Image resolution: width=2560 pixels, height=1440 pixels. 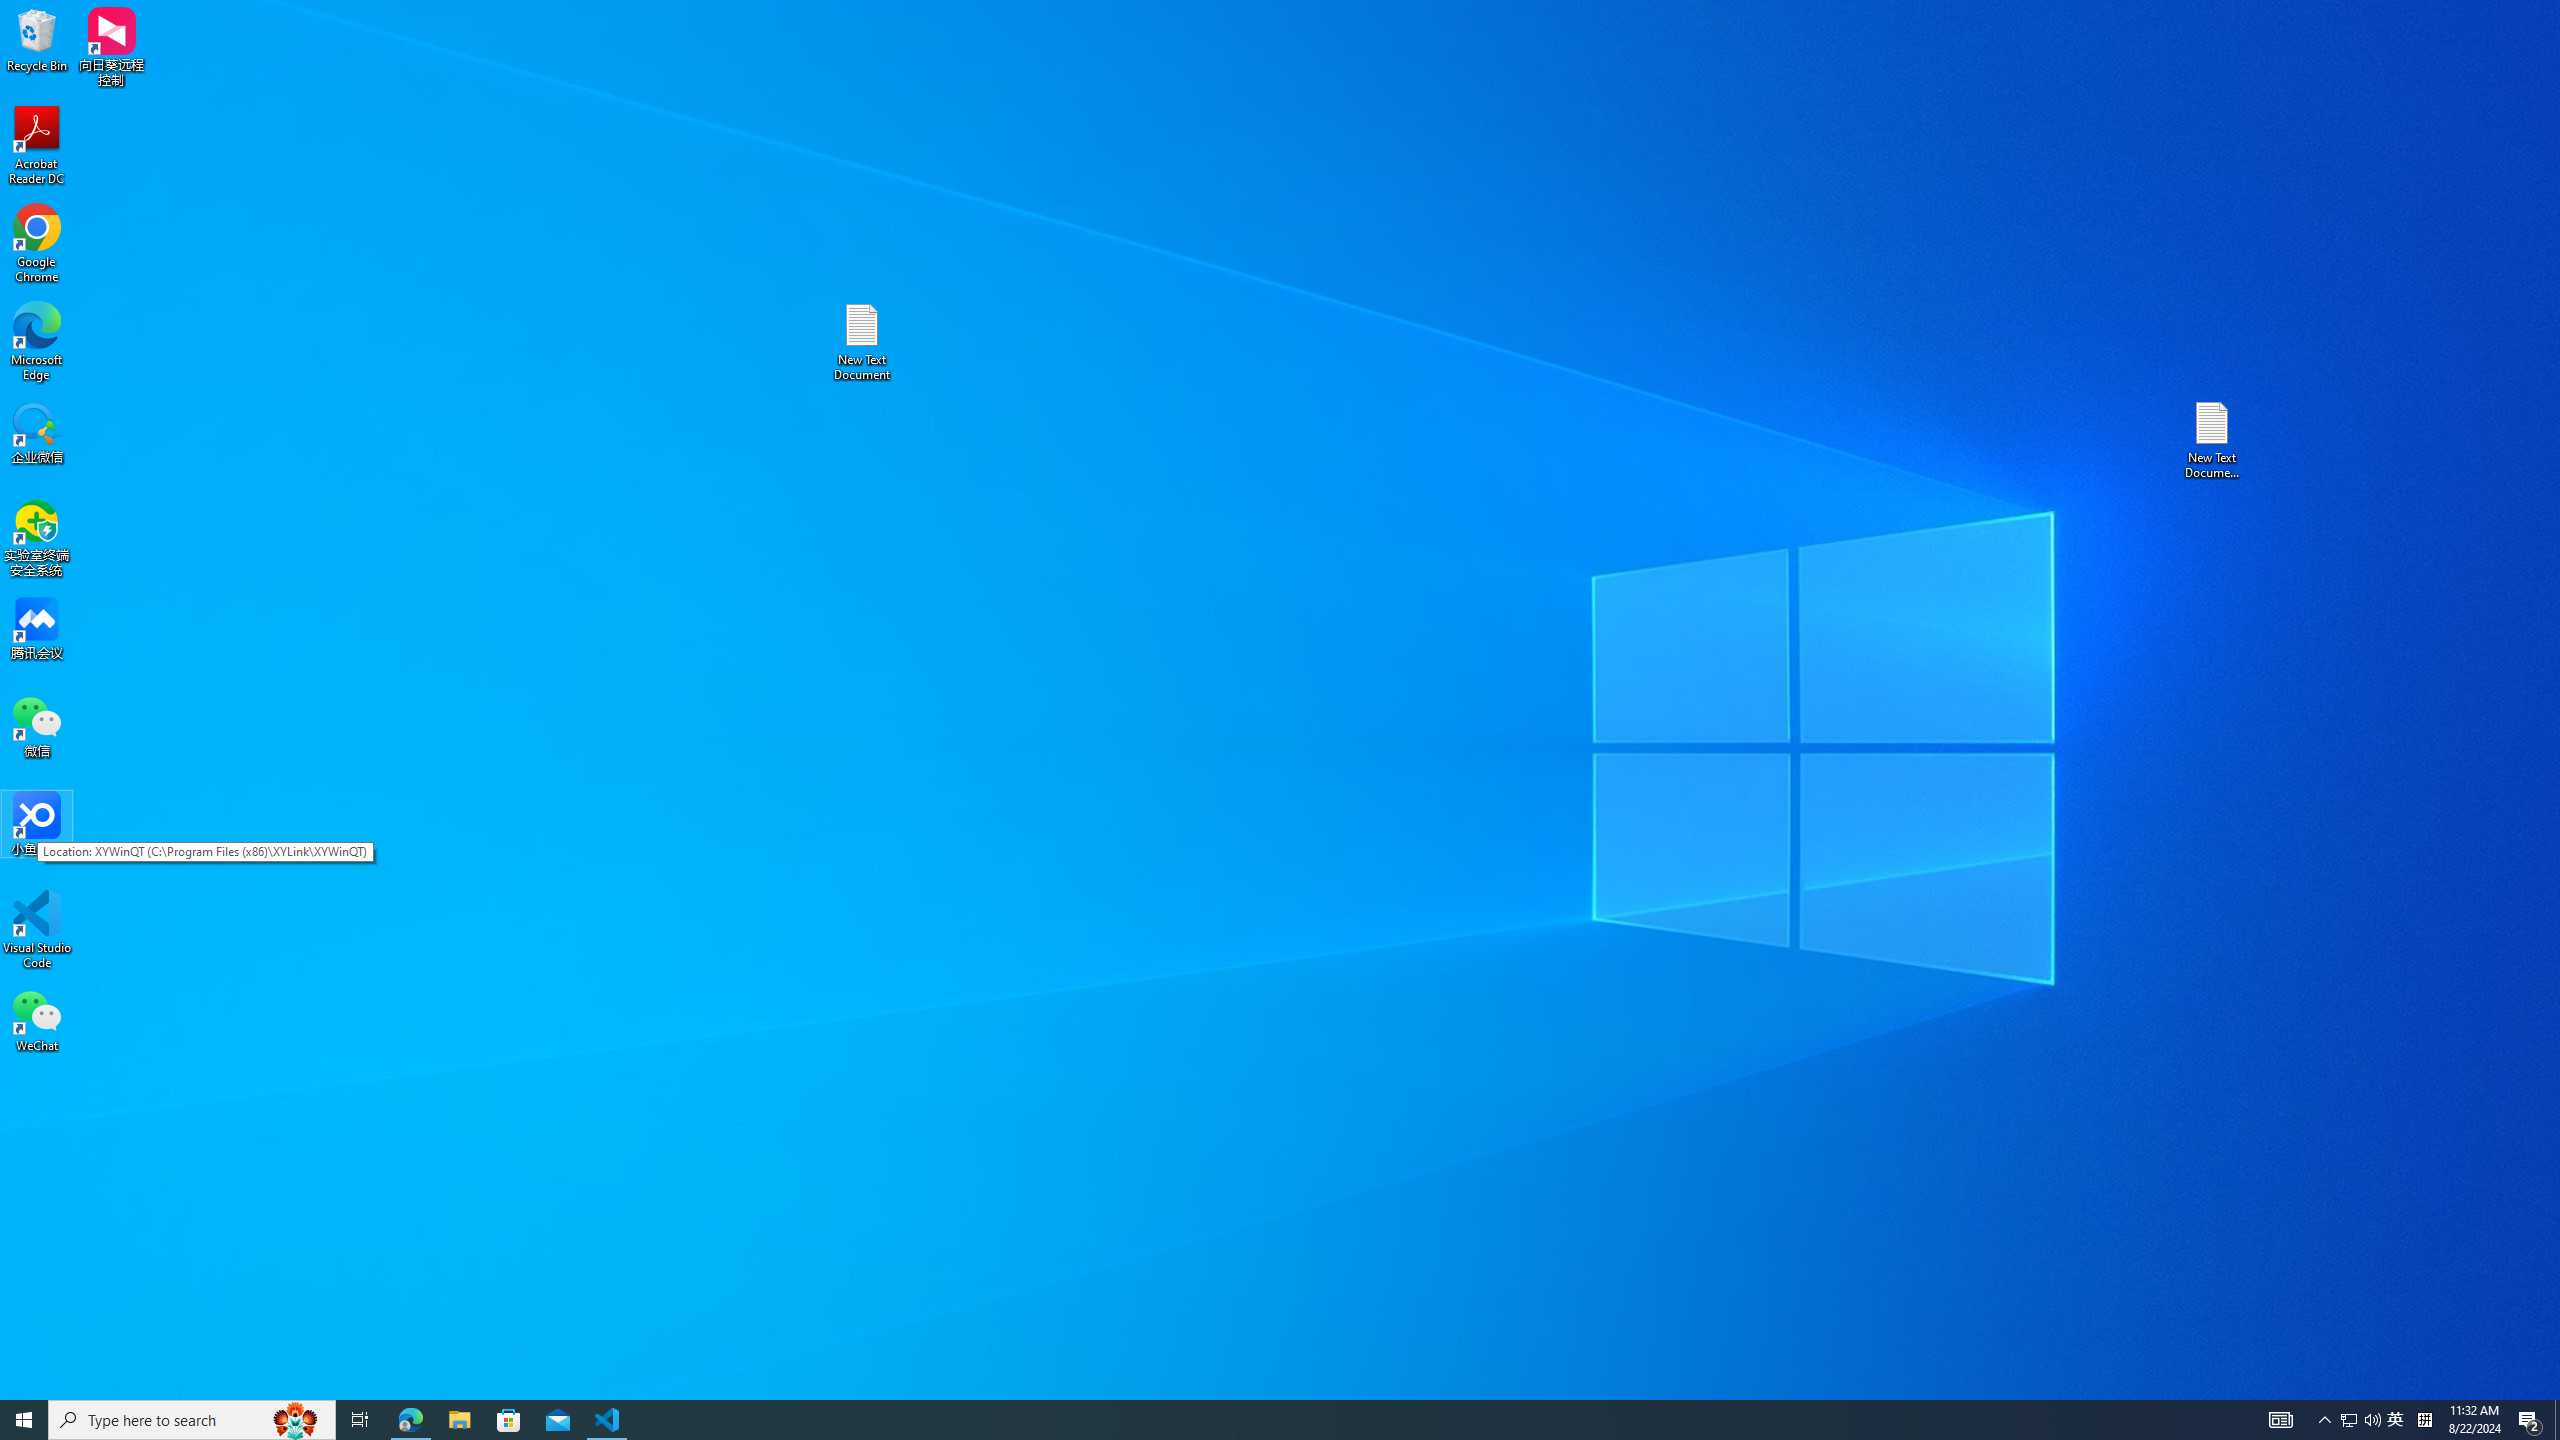 I want to click on 'Visual Studio Code - 1 running window', so click(x=607, y=1418).